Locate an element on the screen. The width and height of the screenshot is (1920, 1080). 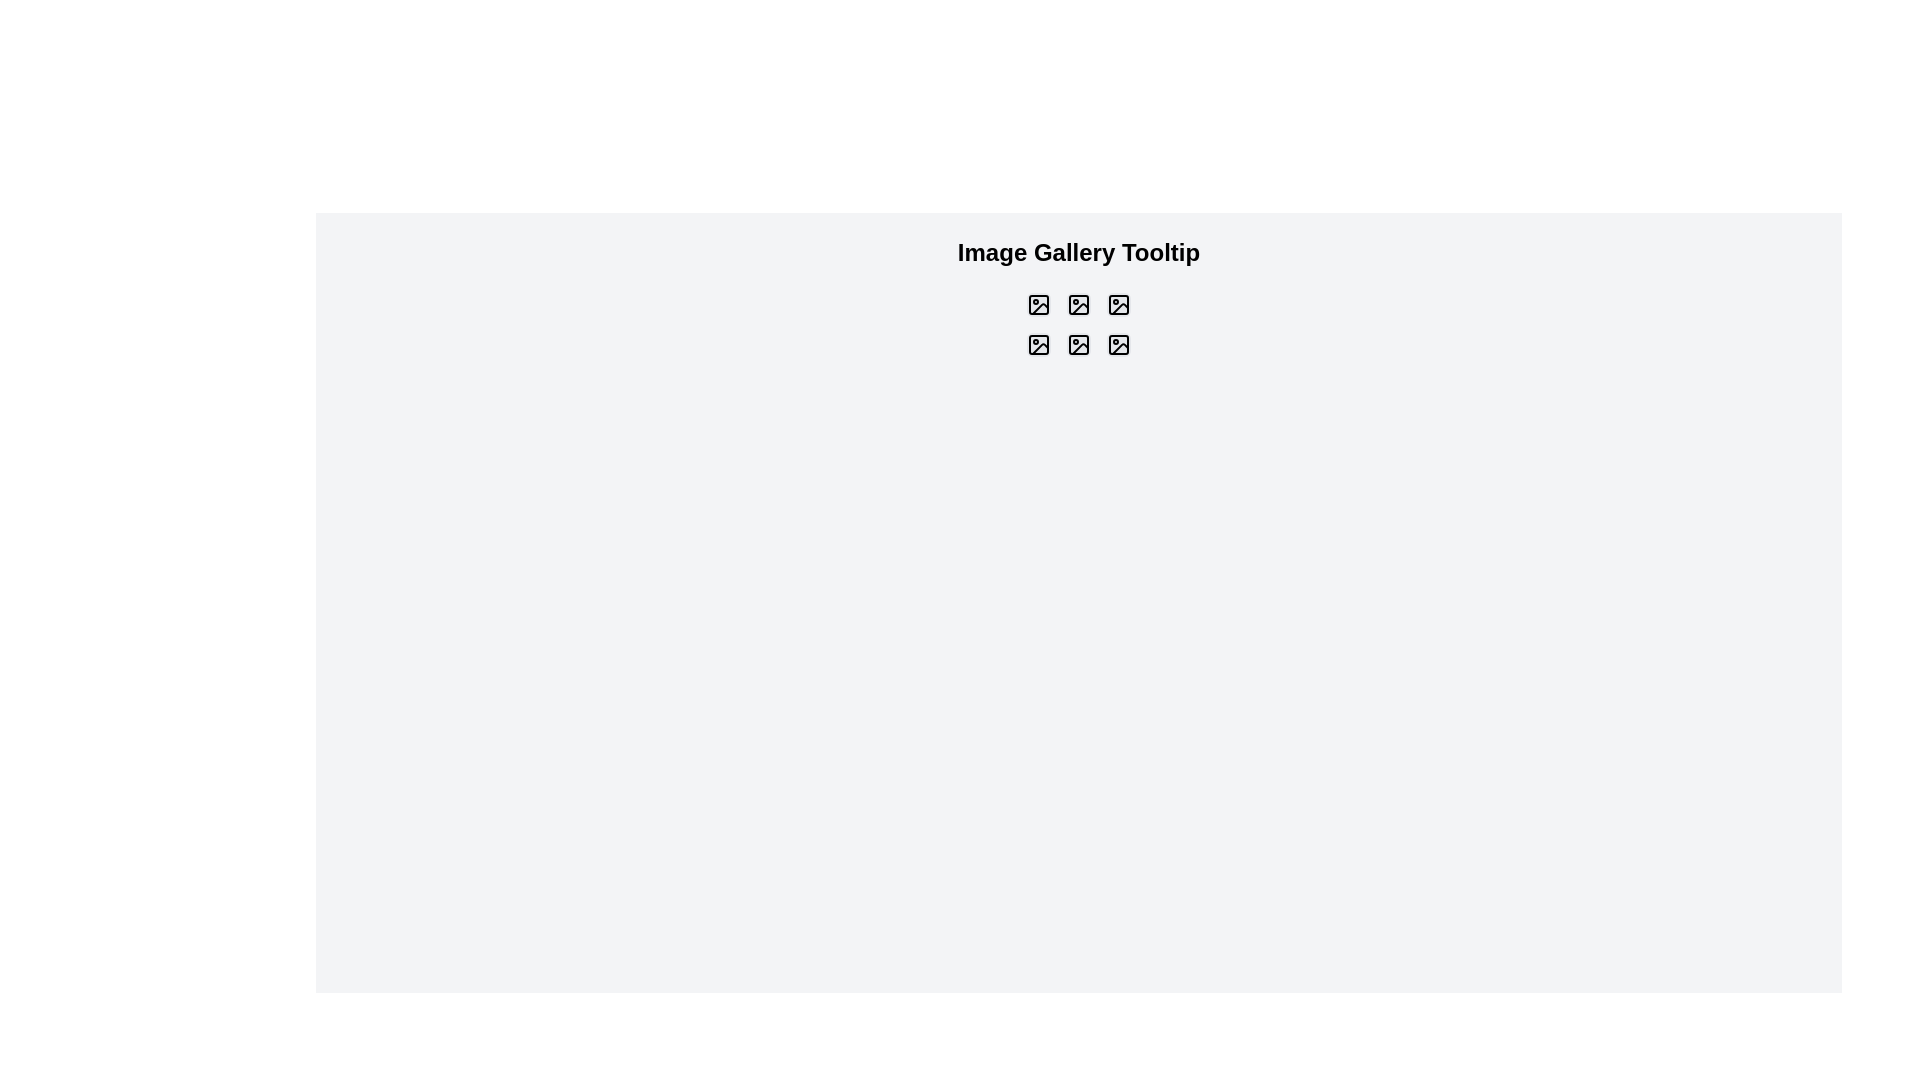
the icon resembling a diagonal line with a curve extending downward, which indicates broken or problematic content, located at the lower-left corner of the 'Image Gallery Tooltip' is located at coordinates (1040, 348).